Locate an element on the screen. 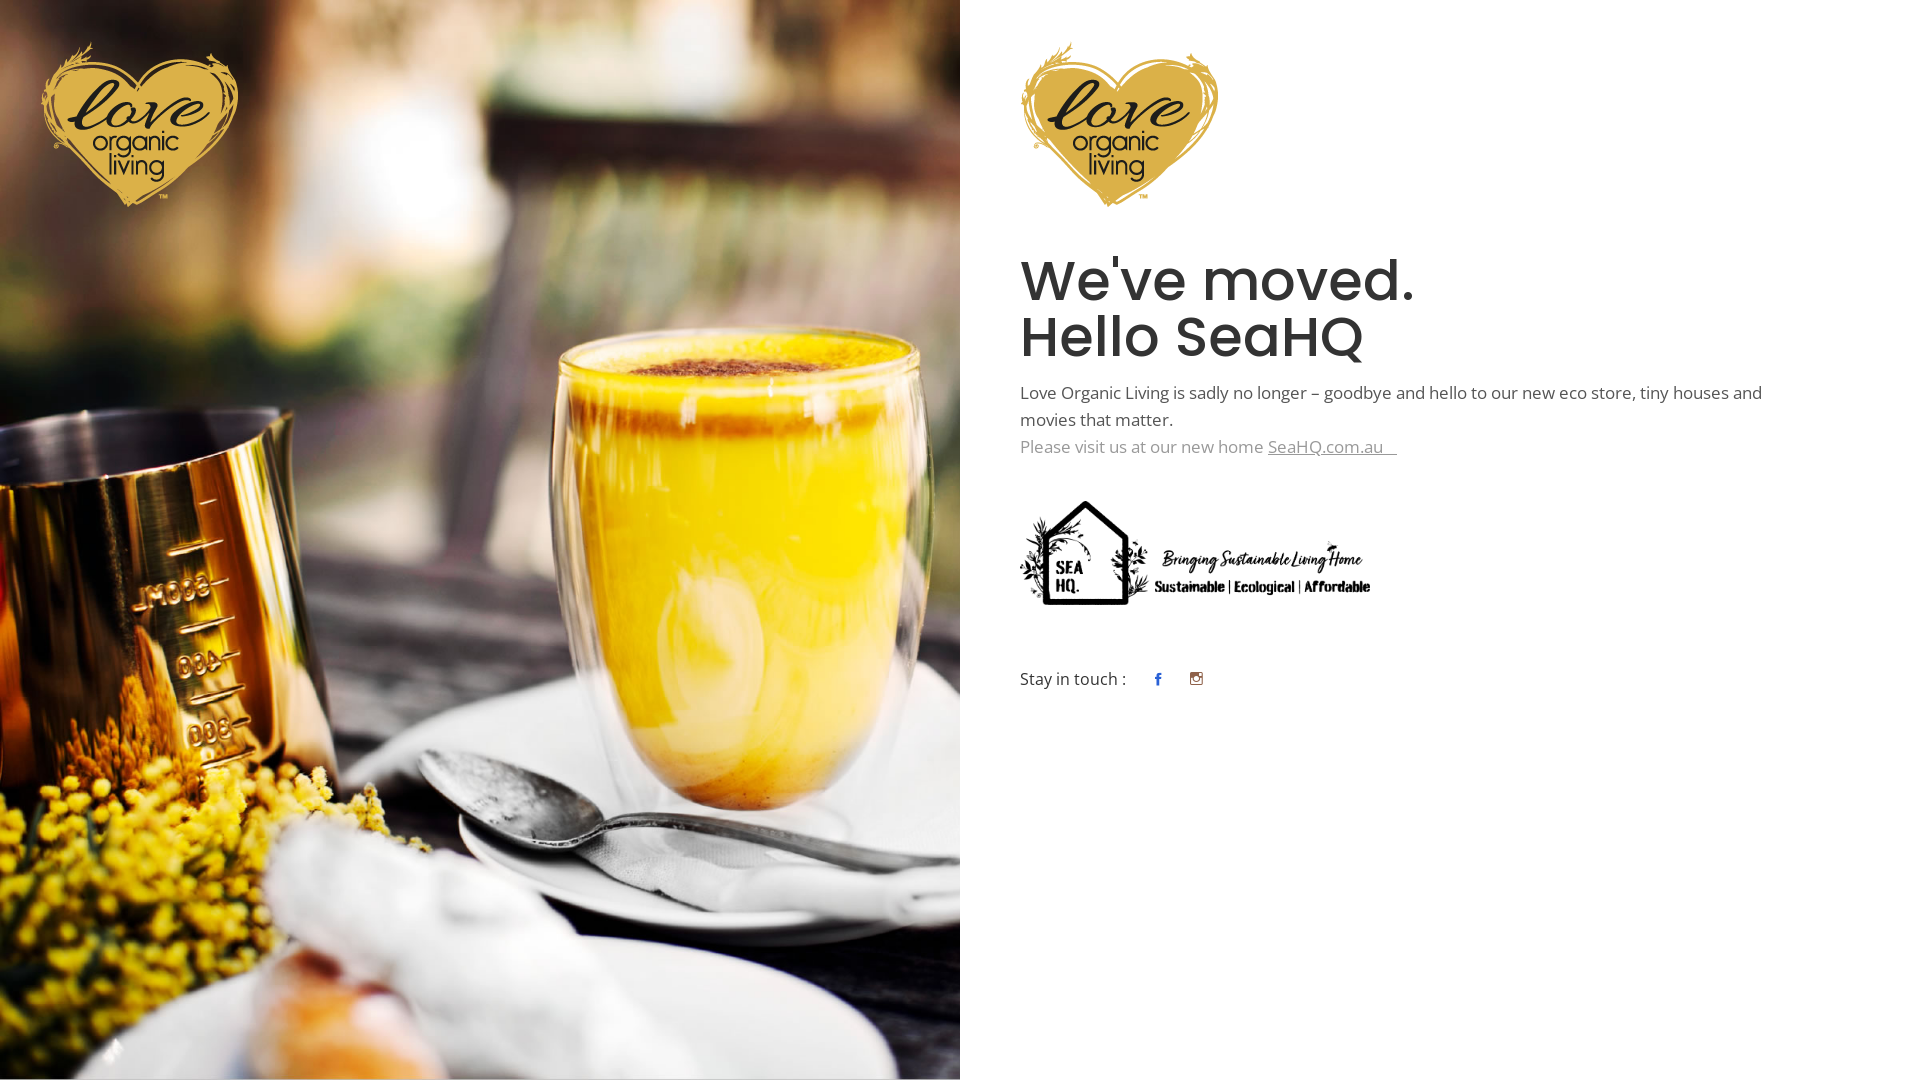  'SeaHQ Instagram' is located at coordinates (1196, 678).